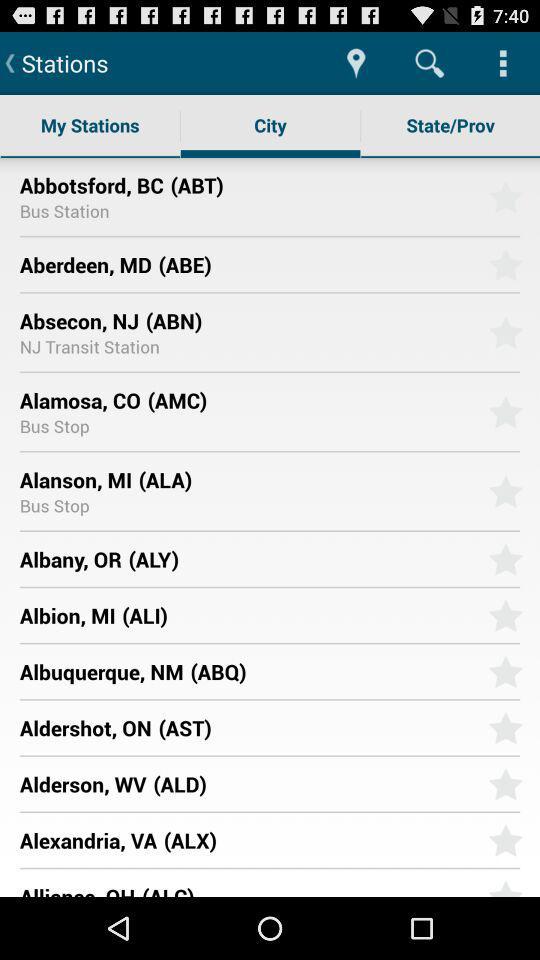 The image size is (540, 960). What do you see at coordinates (78, 320) in the screenshot?
I see `item above nj transit station` at bounding box center [78, 320].